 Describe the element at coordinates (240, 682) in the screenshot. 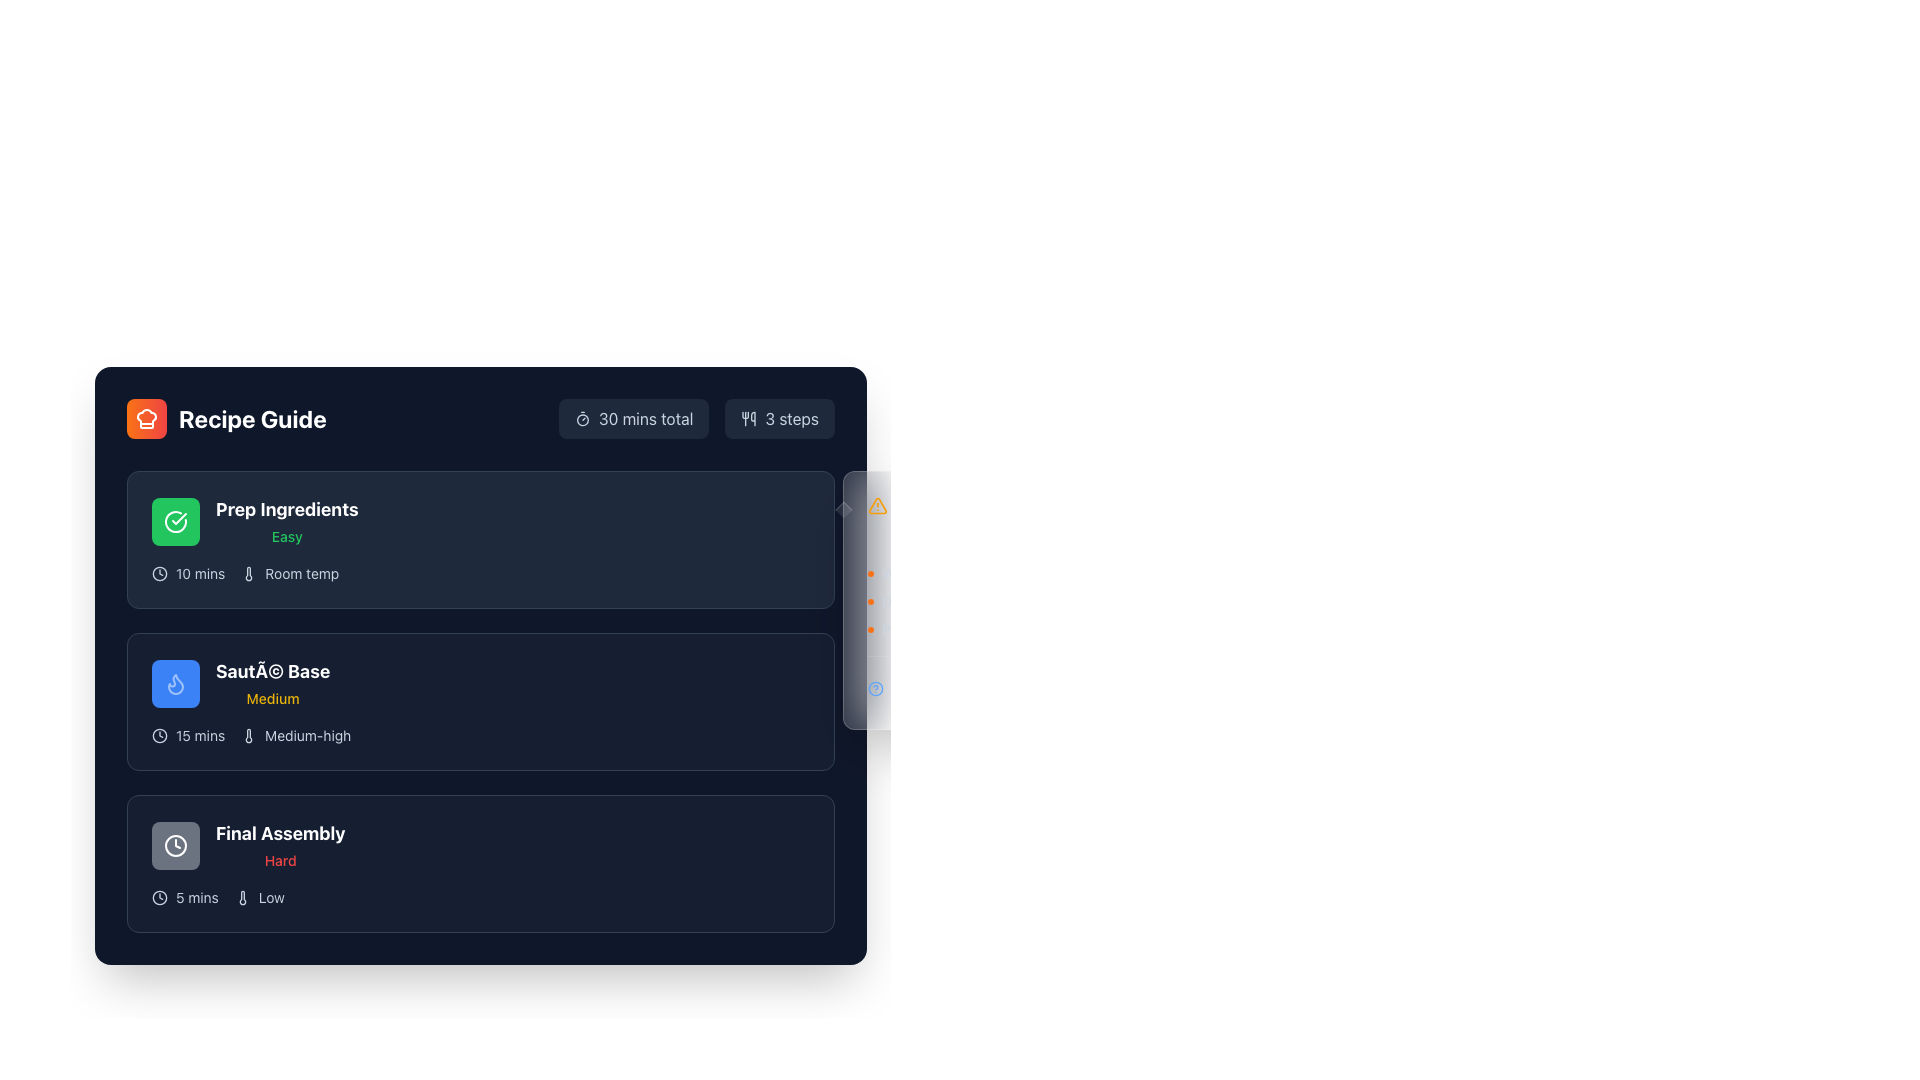

I see `displayed text of the Text Label that indicates the step 'Sauté Base' with a difficulty level of 'Medium', positioned between 'Prep Ingredients' and 'Final Assembly'` at that location.